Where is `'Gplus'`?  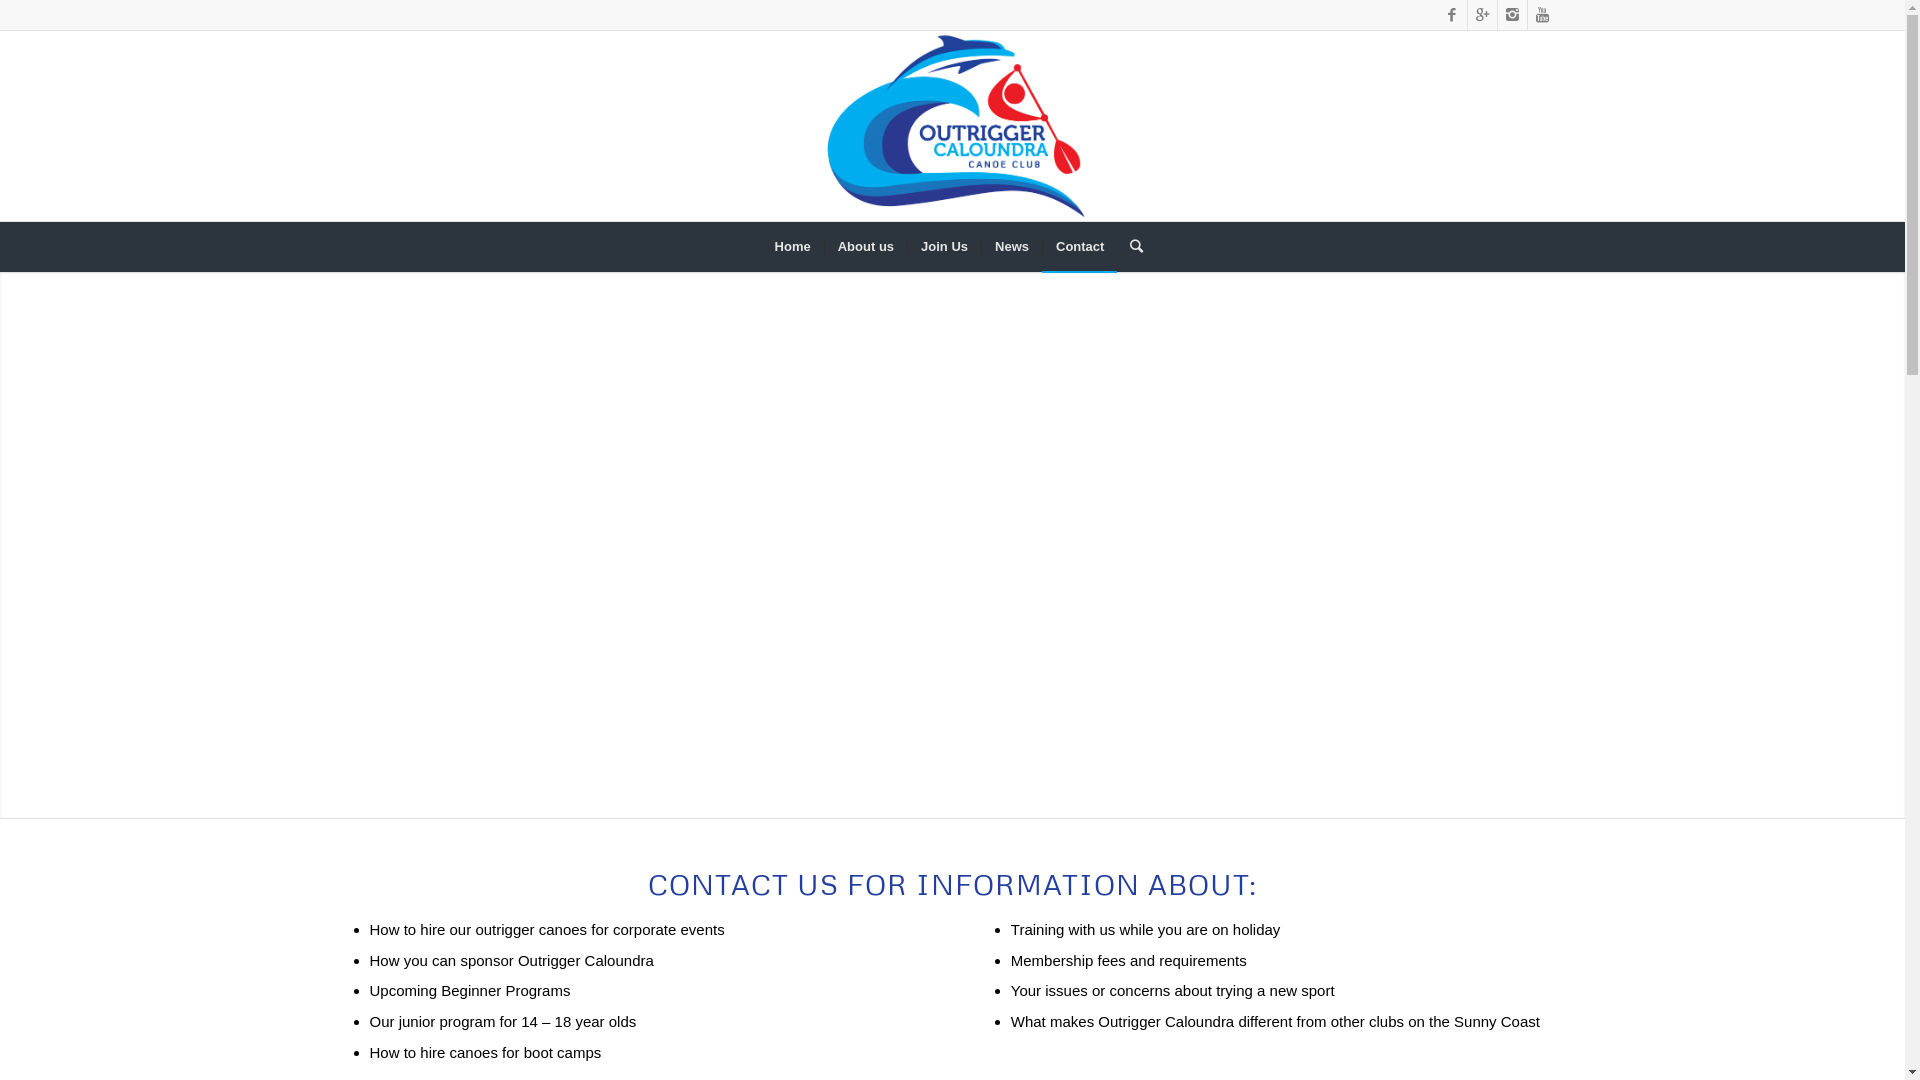
'Gplus' is located at coordinates (1482, 15).